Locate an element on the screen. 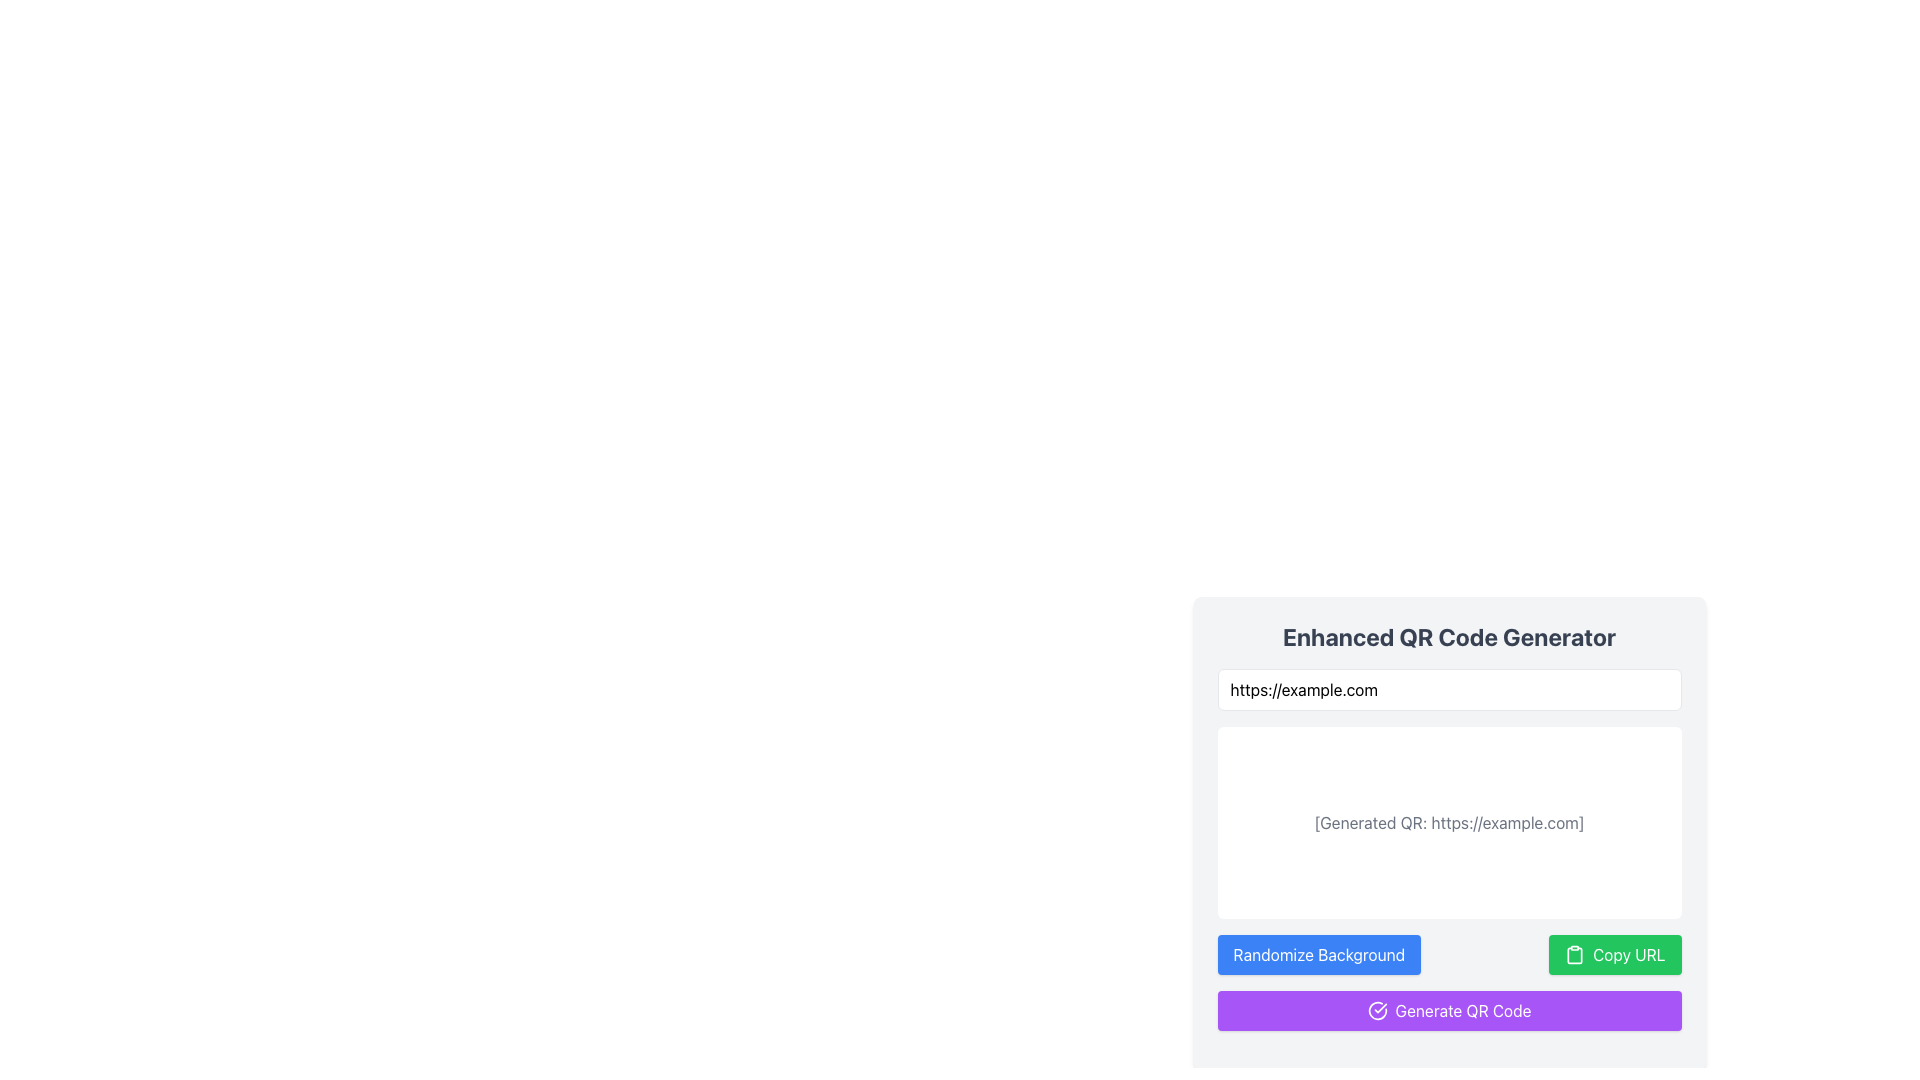  the circular icon with a checkmark inside the 'Generate QR Code' button that has a purple background and white text is located at coordinates (1376, 1010).